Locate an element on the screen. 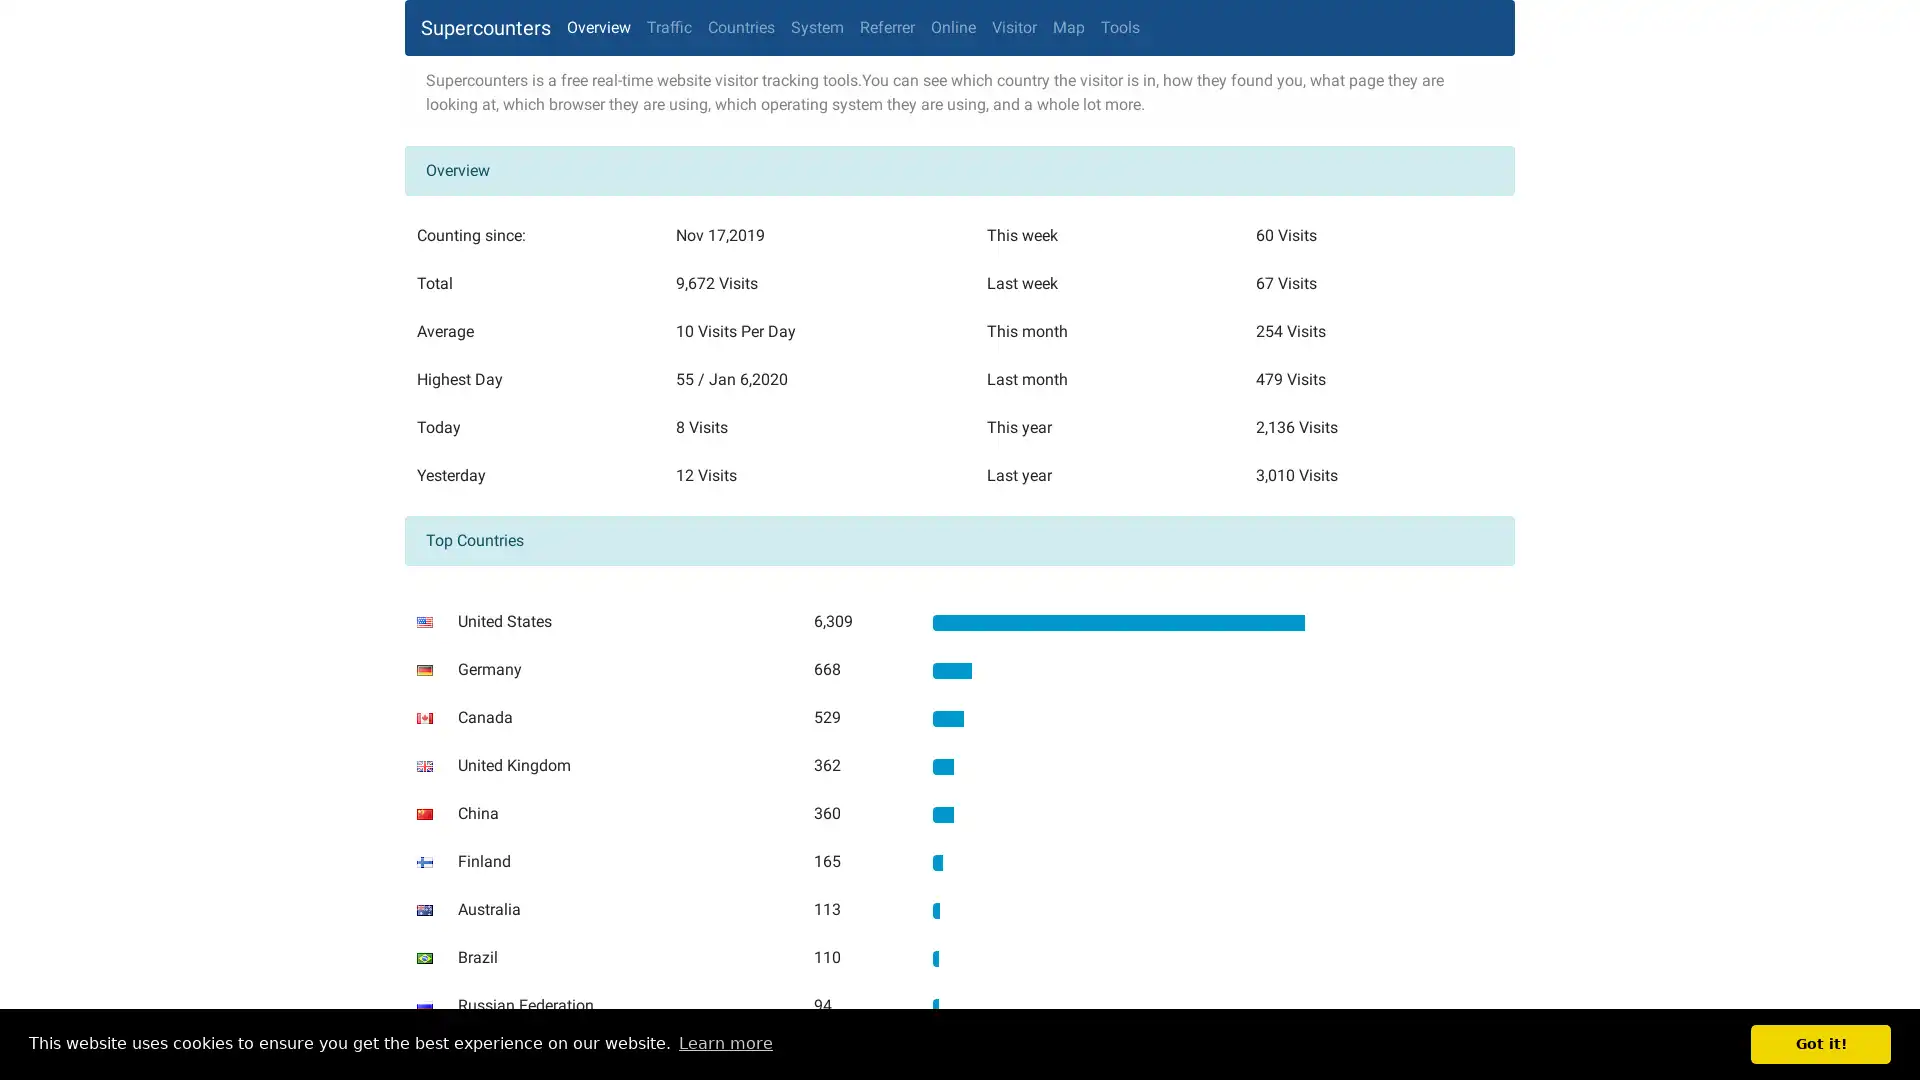  learn more about cookies is located at coordinates (724, 1043).